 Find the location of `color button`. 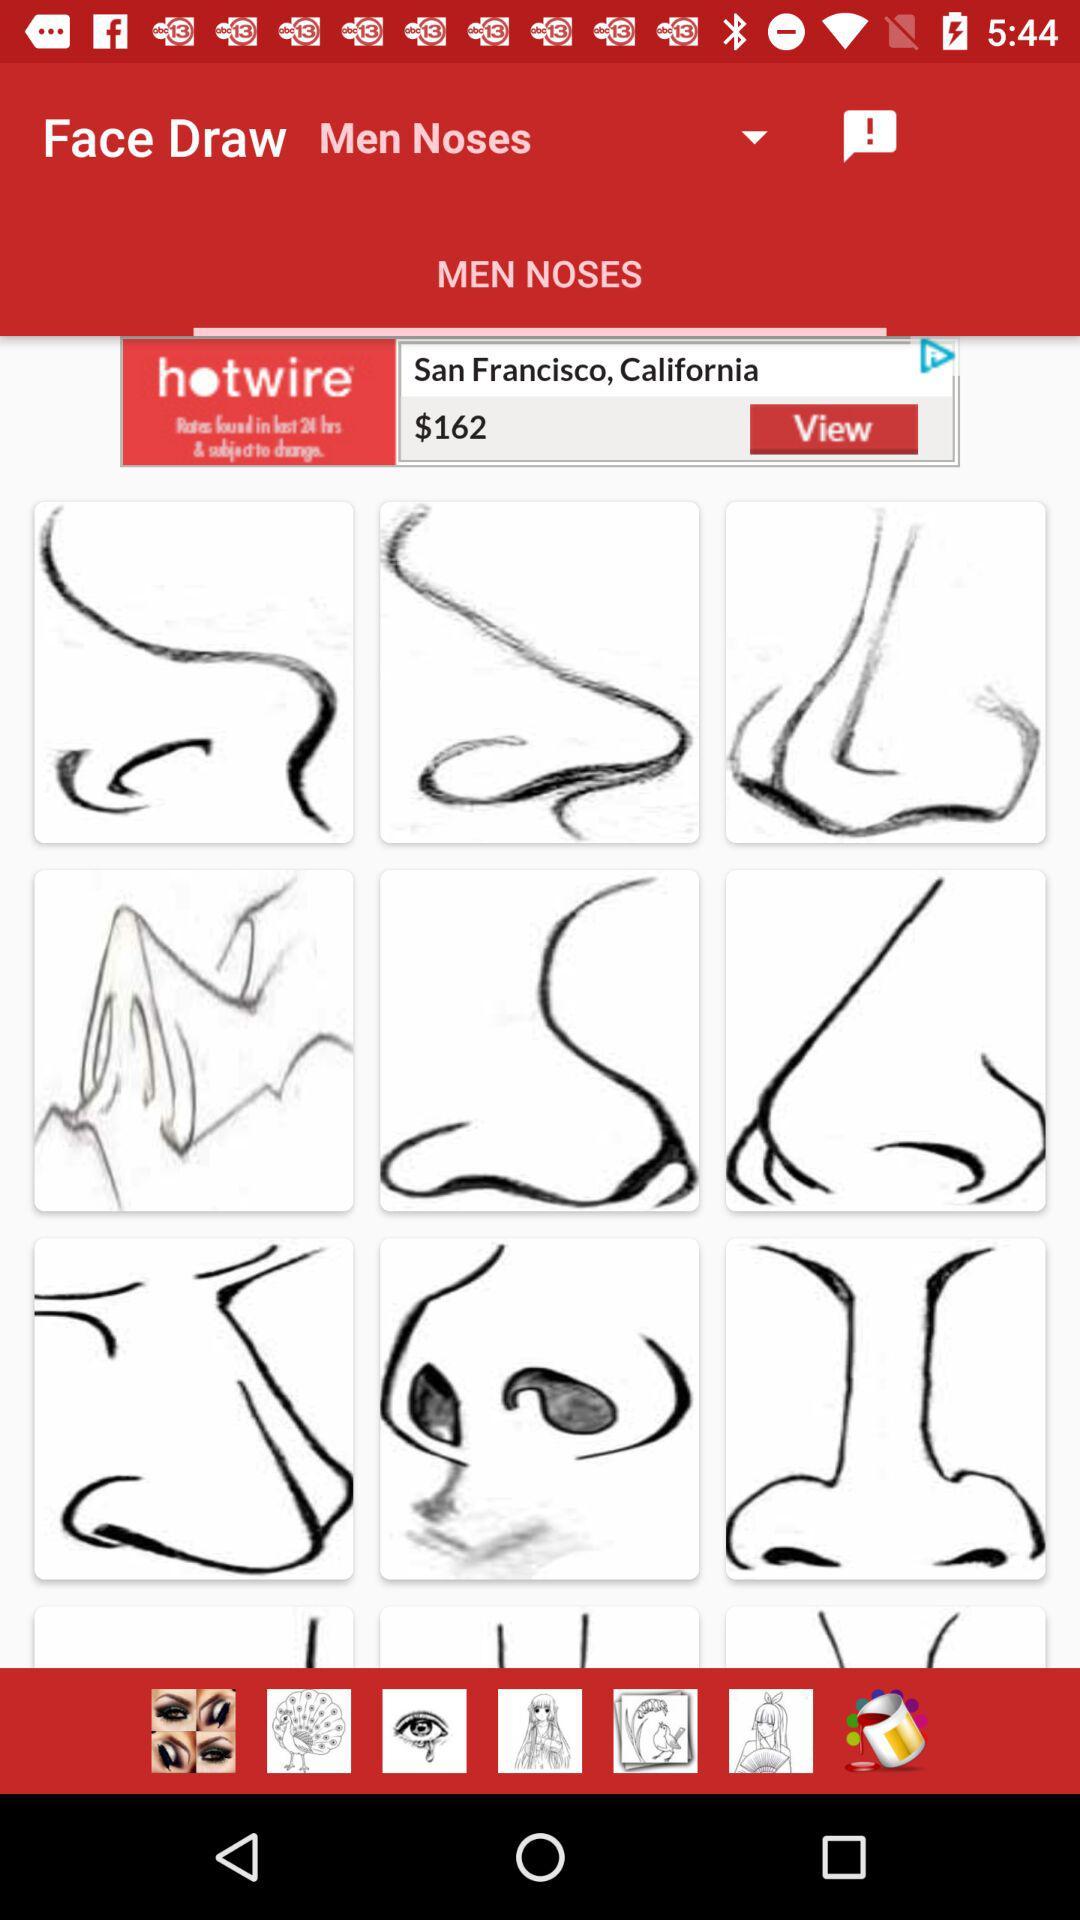

color button is located at coordinates (885, 1730).